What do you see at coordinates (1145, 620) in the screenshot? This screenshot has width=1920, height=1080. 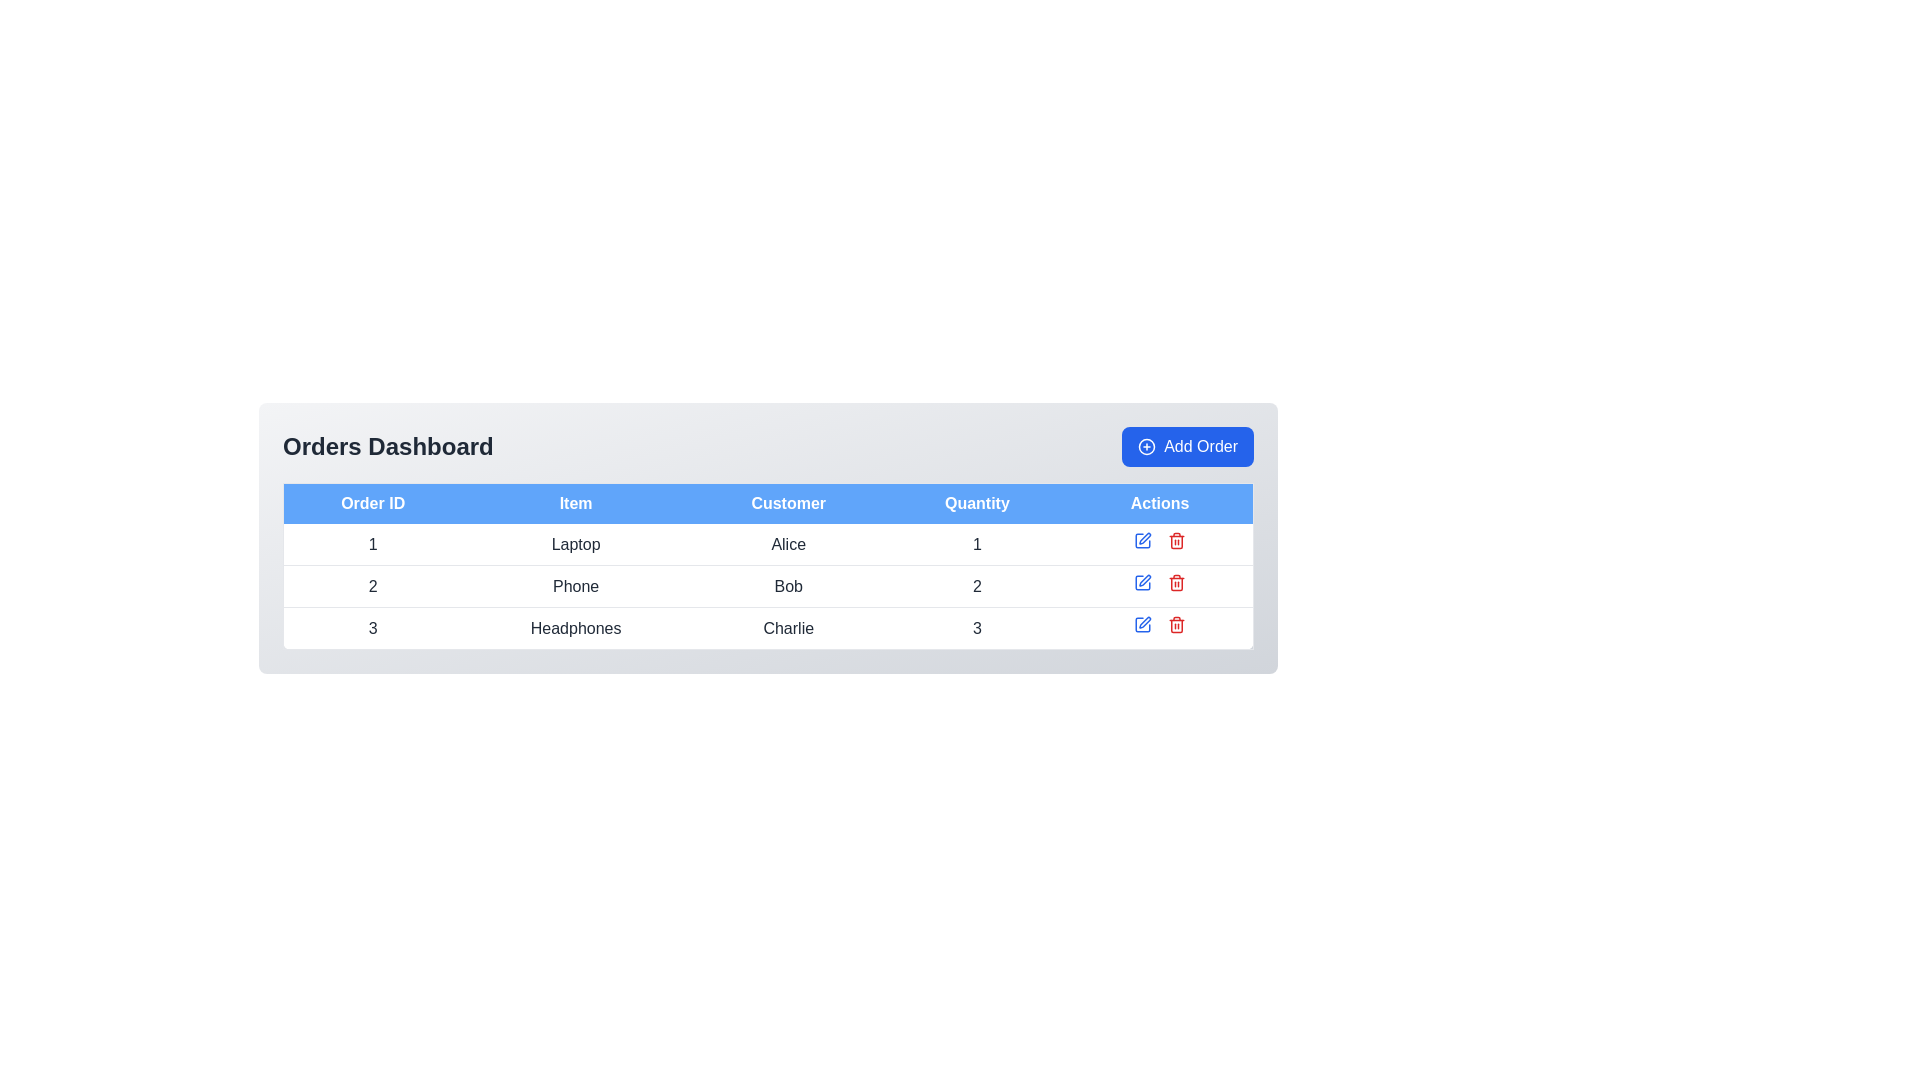 I see `the edit icon button in the Actions column of the third row, associated with the 'Headphones' item` at bounding box center [1145, 620].